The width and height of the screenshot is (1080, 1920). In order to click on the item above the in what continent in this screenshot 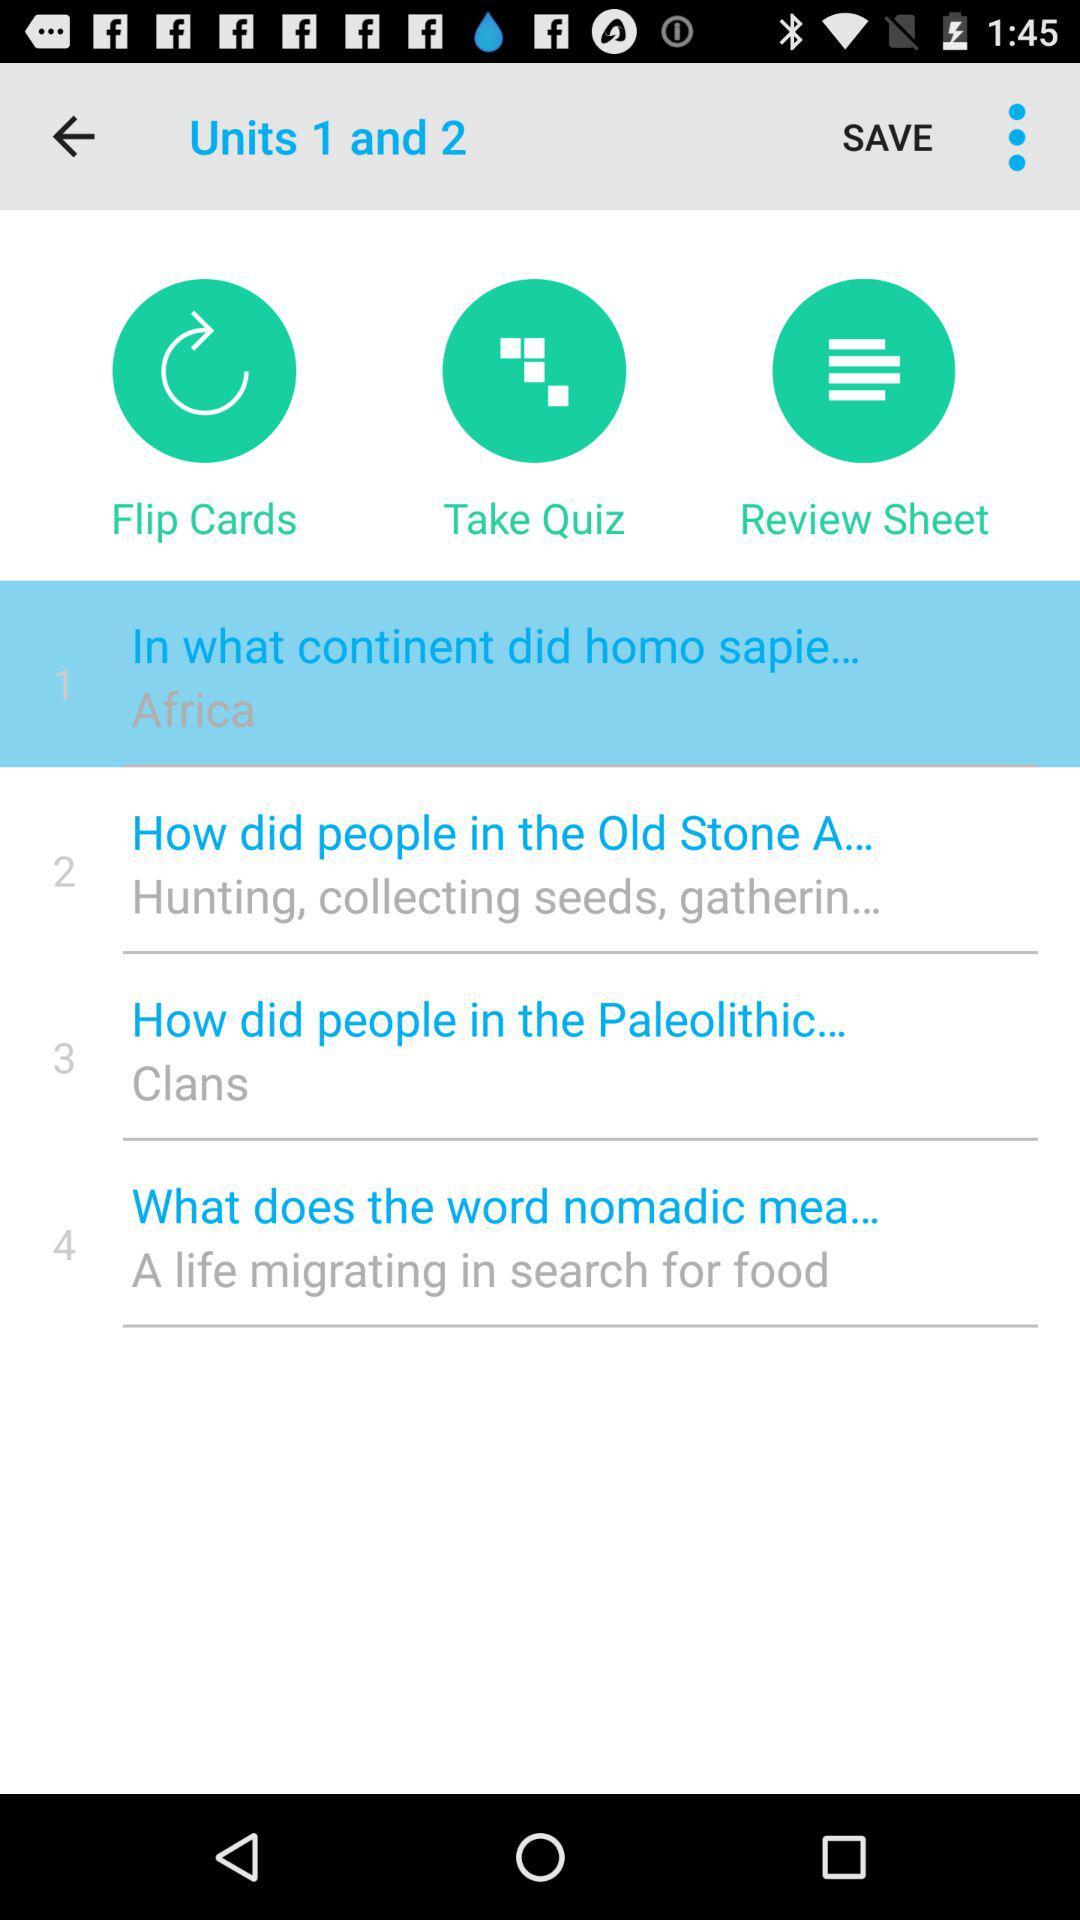, I will do `click(863, 517)`.